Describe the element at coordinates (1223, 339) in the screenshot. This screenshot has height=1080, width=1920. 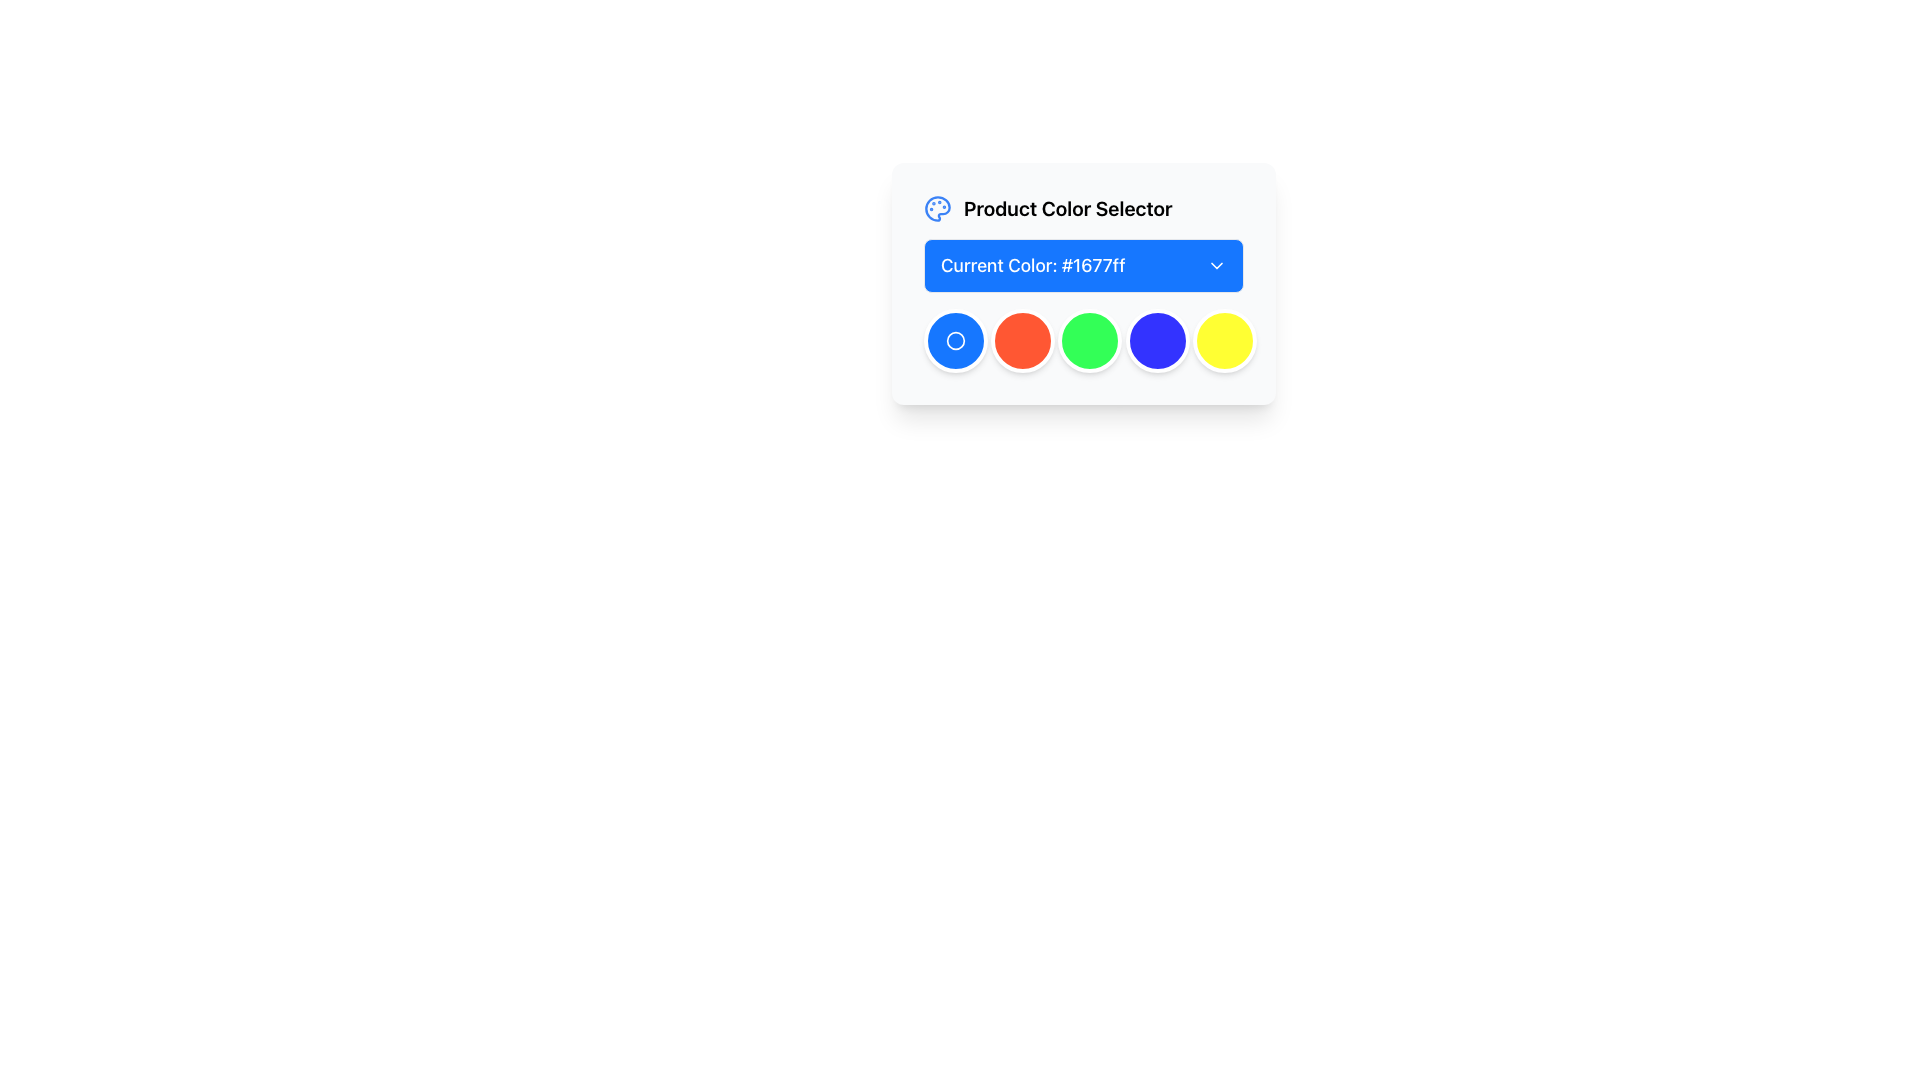
I see `the rightmost circular button with a yellow background` at that location.